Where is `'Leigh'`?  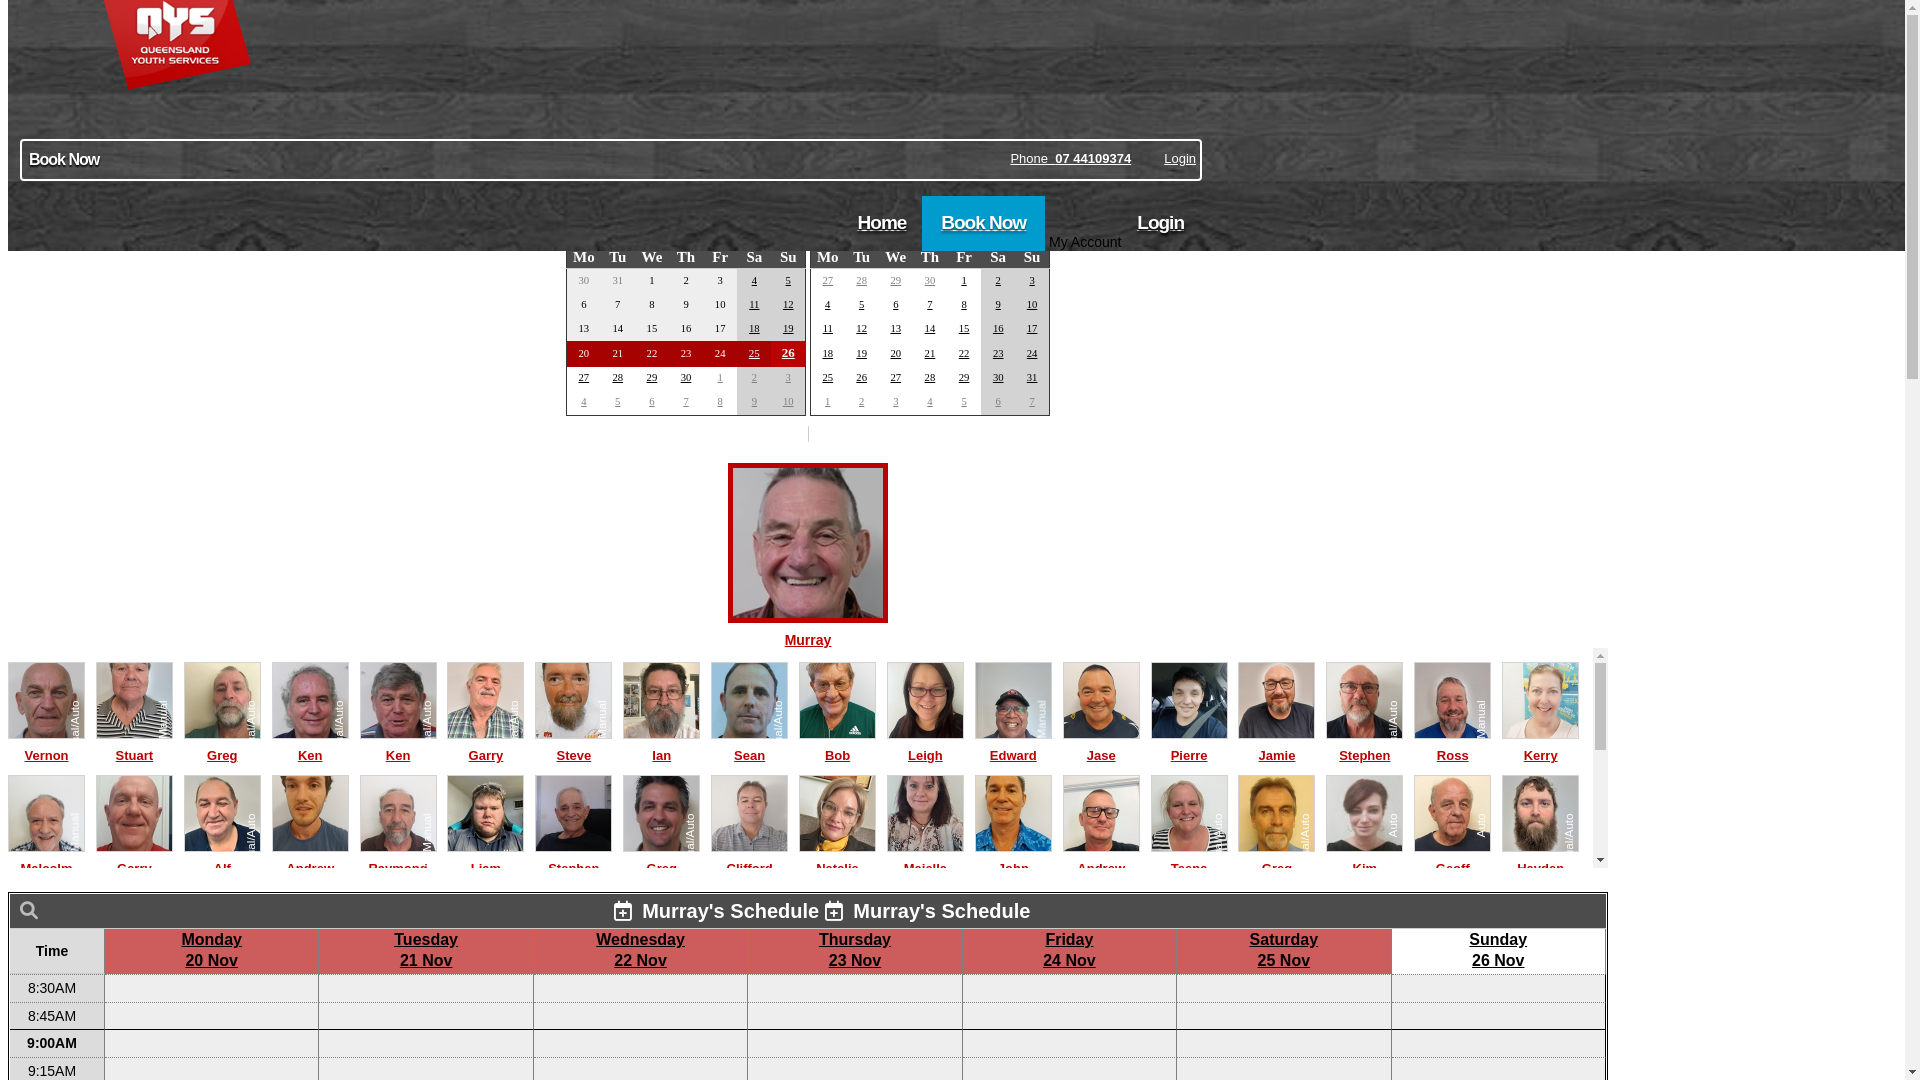 'Leigh' is located at coordinates (924, 745).